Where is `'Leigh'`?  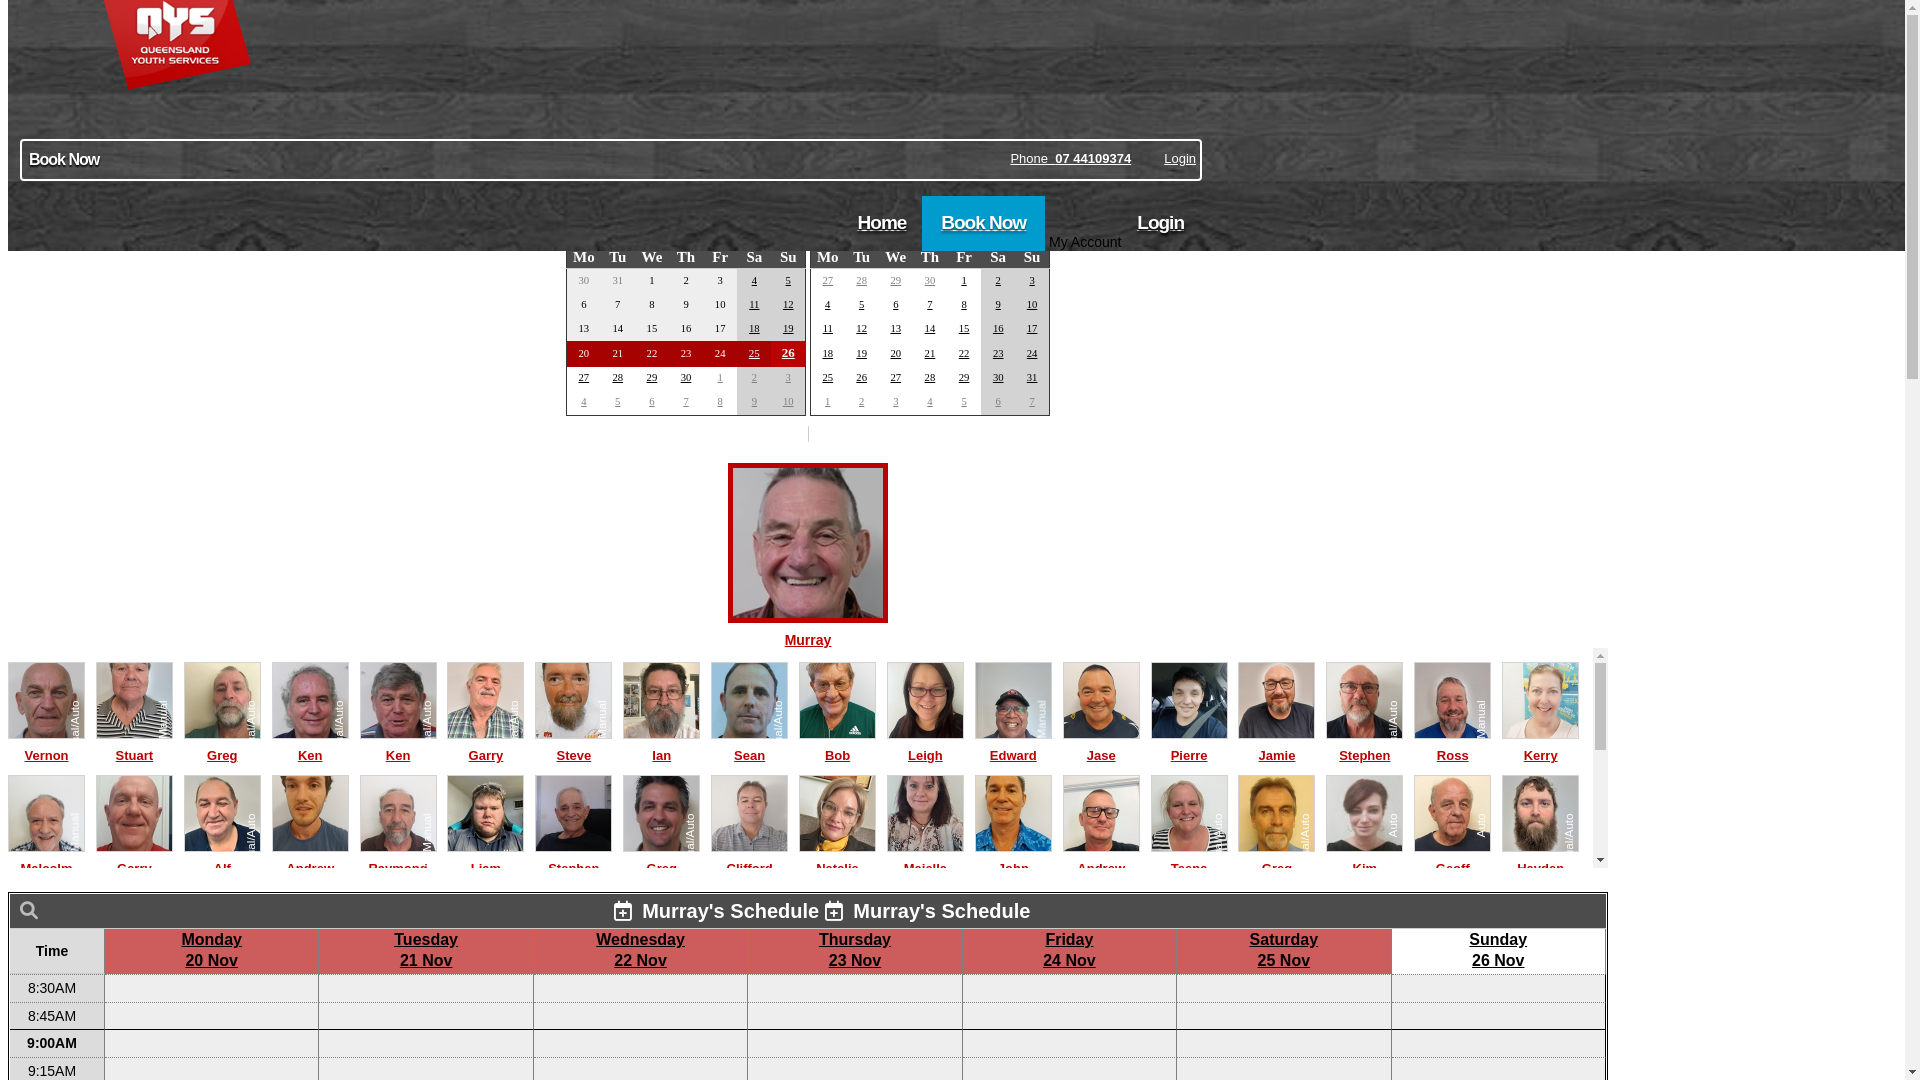 'Leigh' is located at coordinates (924, 745).